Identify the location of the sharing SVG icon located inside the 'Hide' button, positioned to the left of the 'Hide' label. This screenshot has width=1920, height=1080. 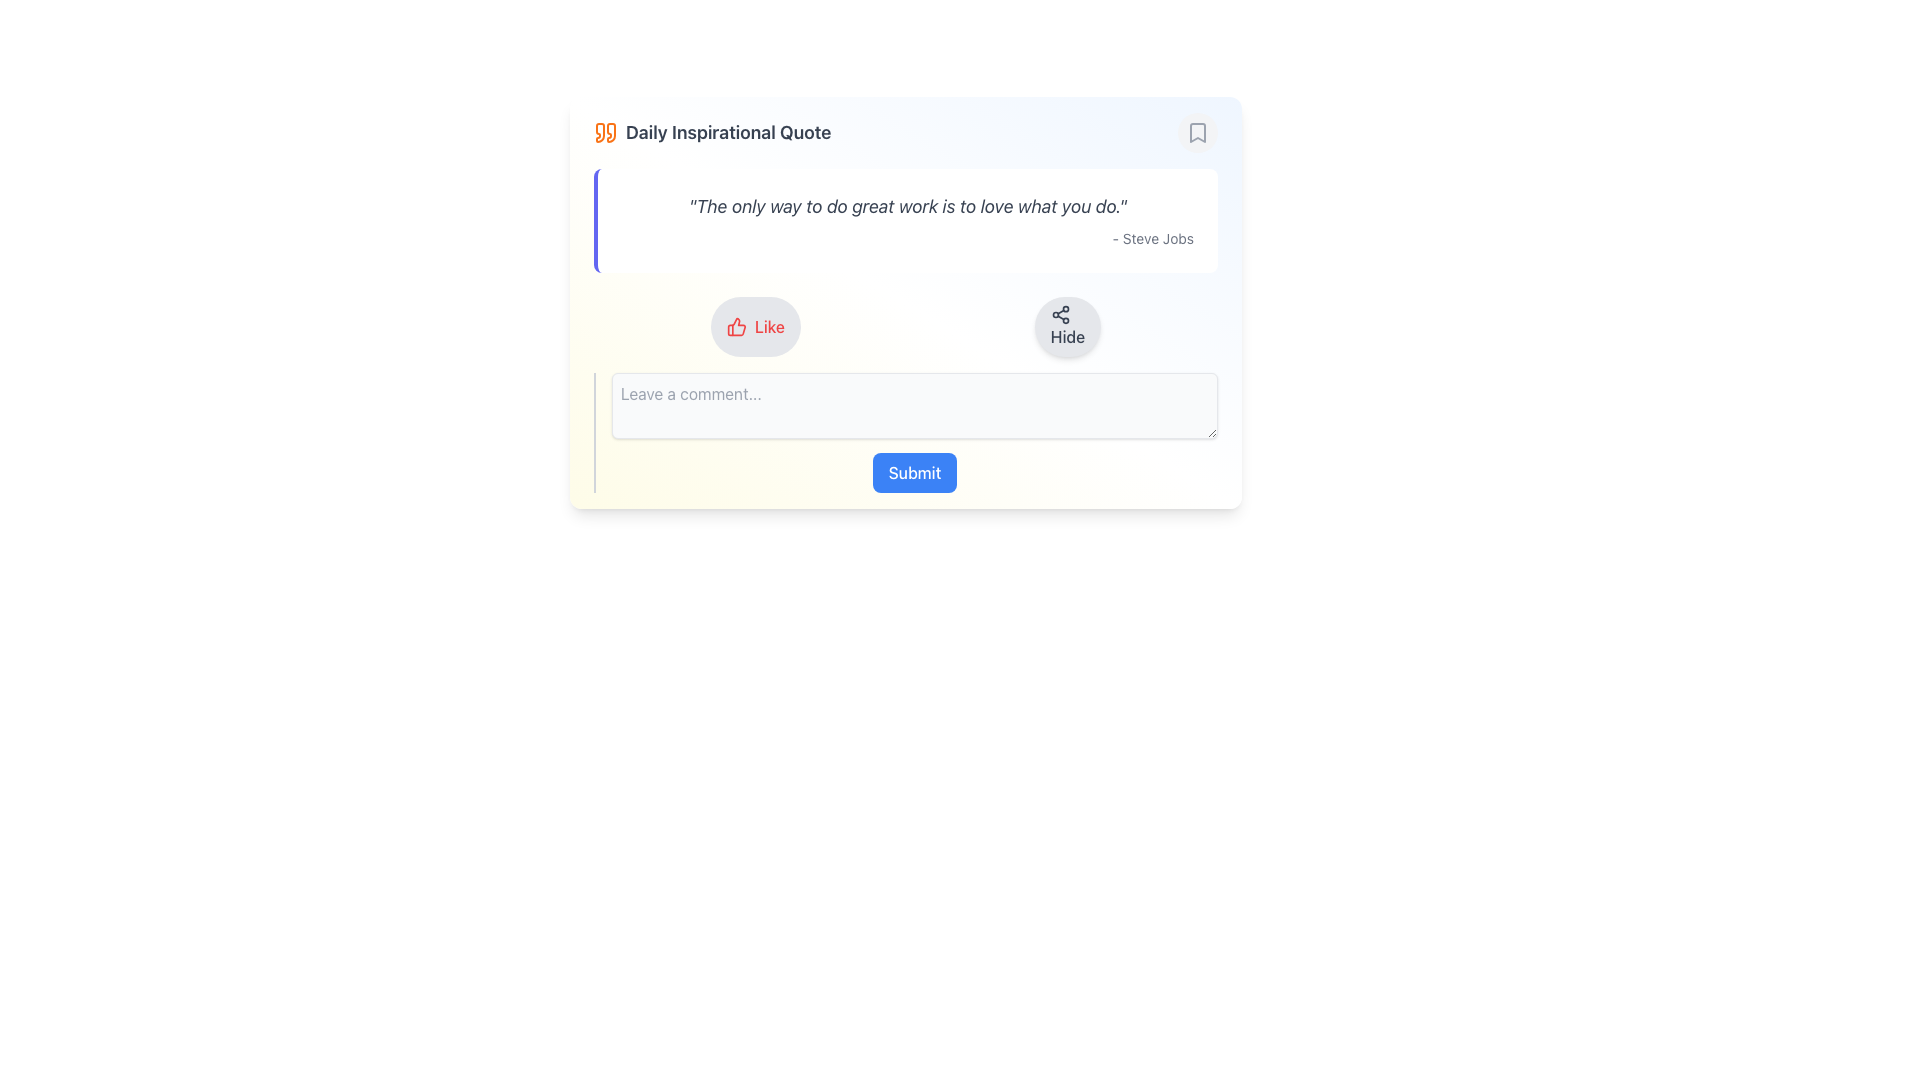
(1059, 315).